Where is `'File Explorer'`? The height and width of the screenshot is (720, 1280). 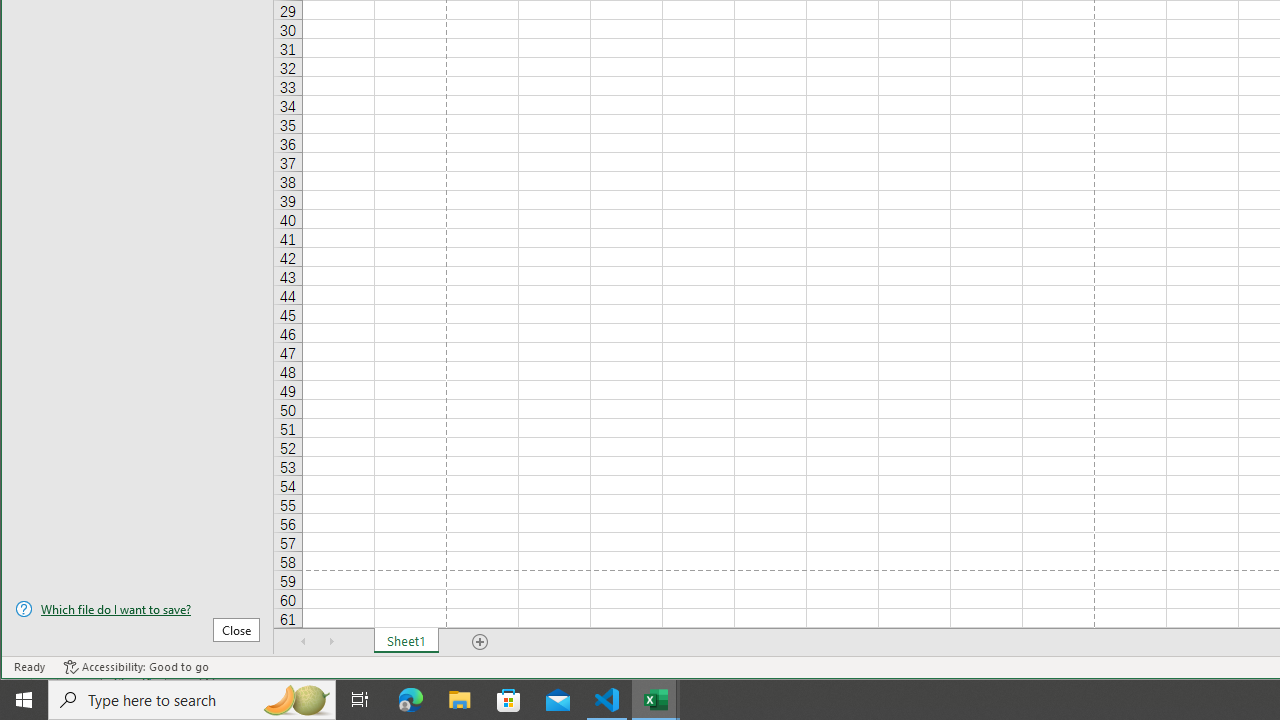 'File Explorer' is located at coordinates (459, 698).